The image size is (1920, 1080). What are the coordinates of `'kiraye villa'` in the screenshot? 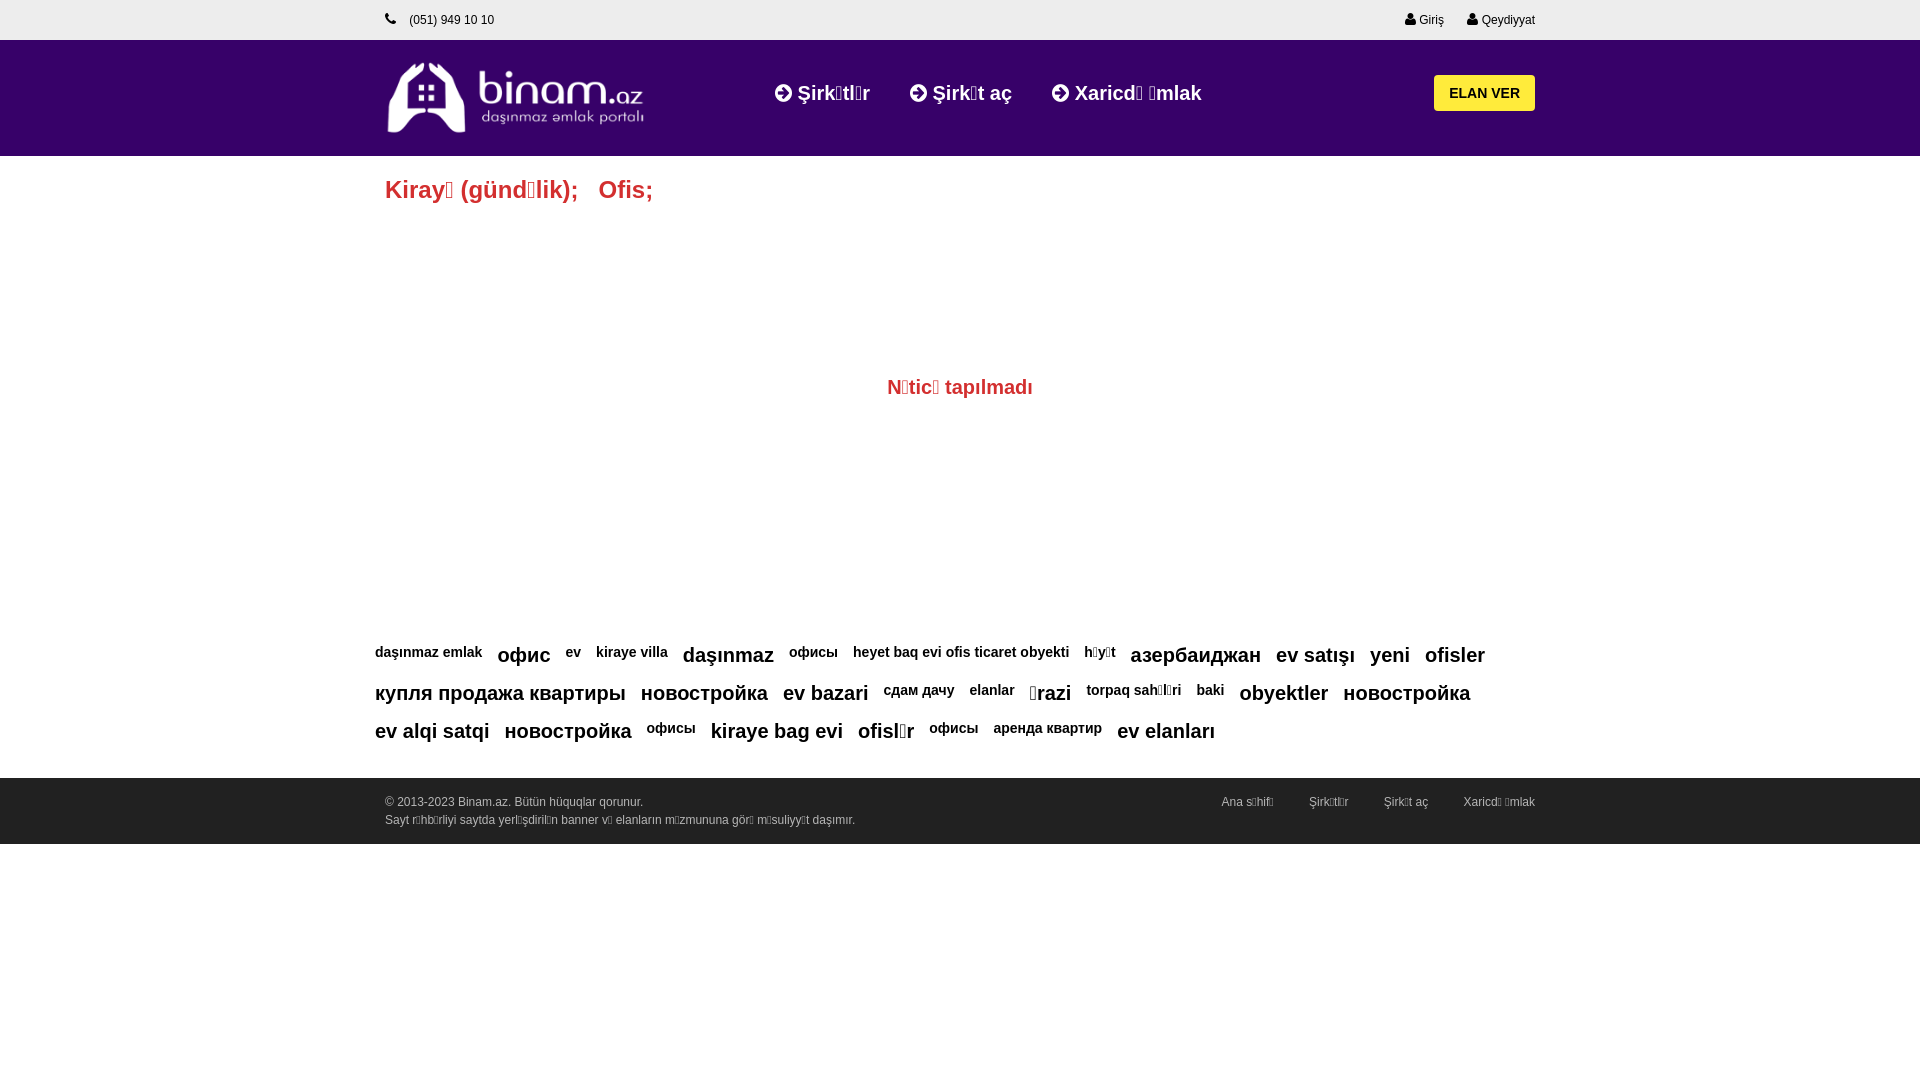 It's located at (631, 651).